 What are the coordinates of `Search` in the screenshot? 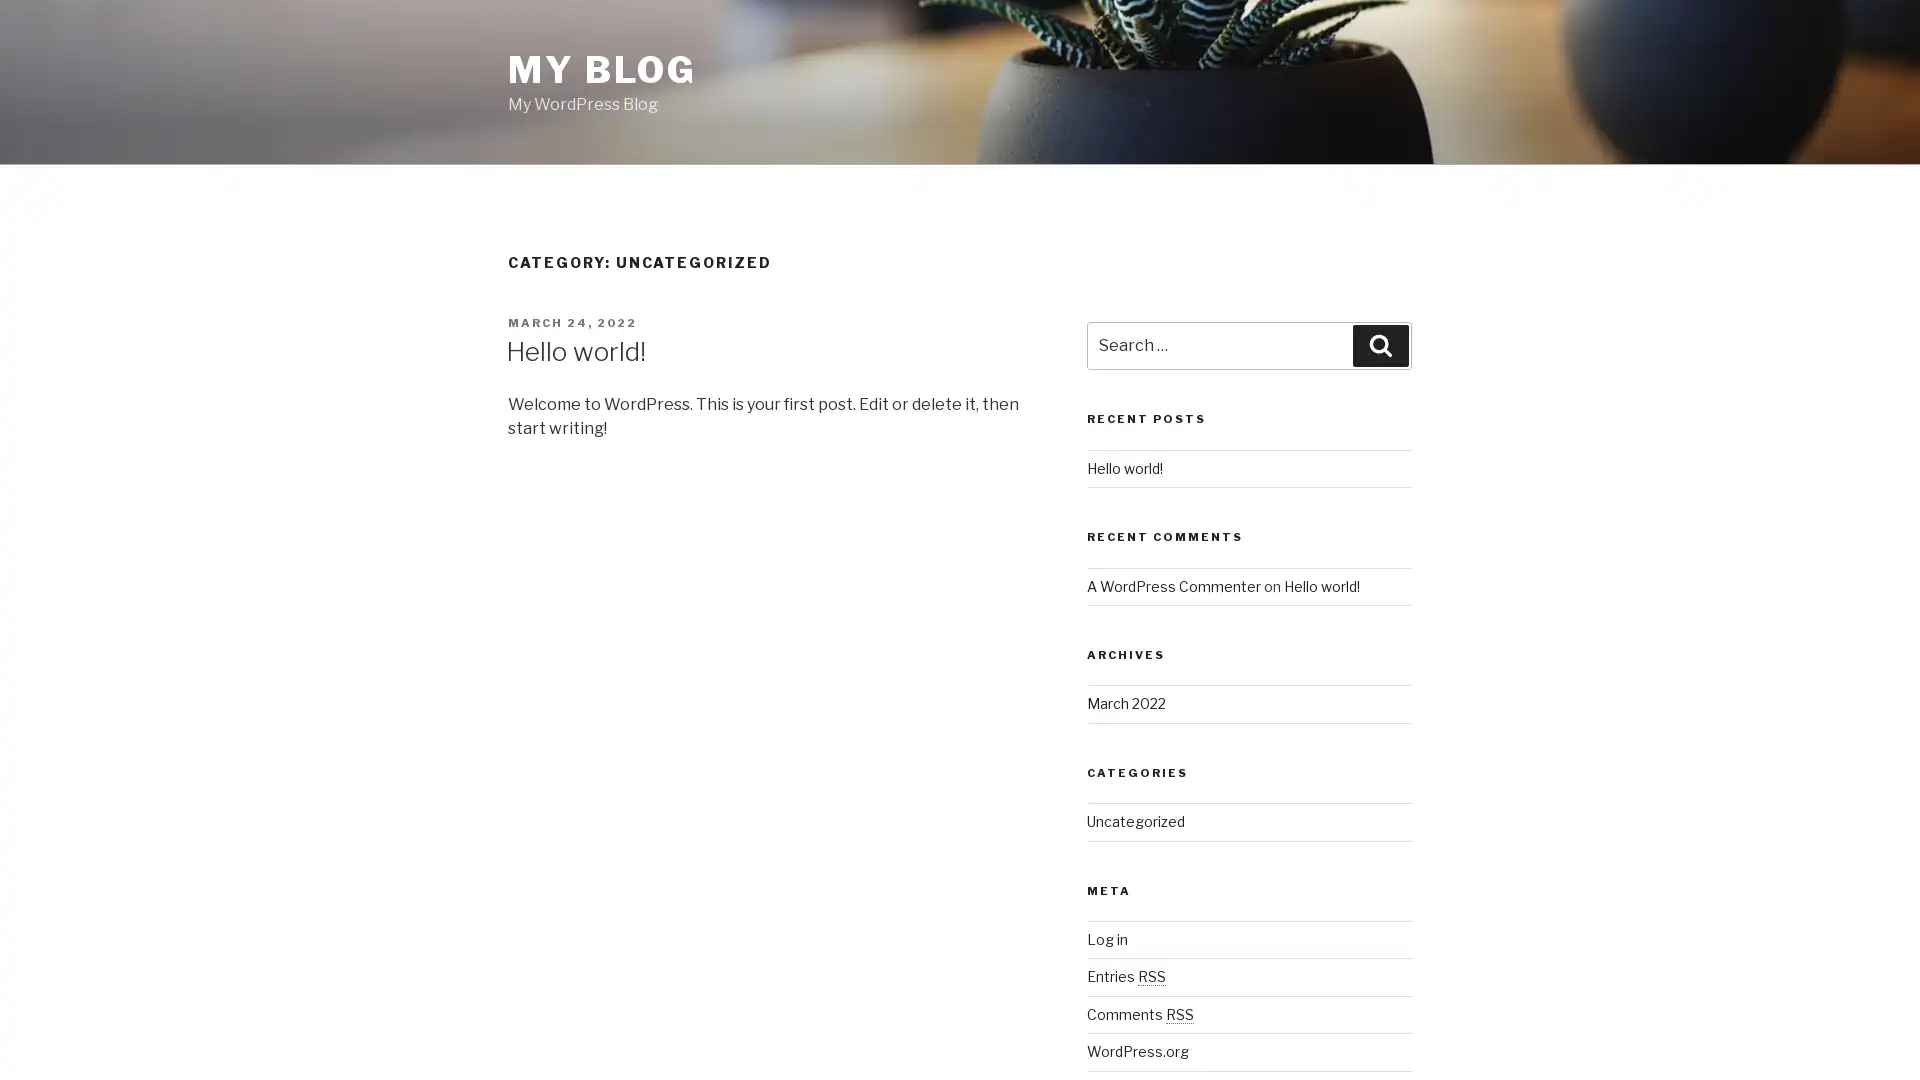 It's located at (1380, 345).